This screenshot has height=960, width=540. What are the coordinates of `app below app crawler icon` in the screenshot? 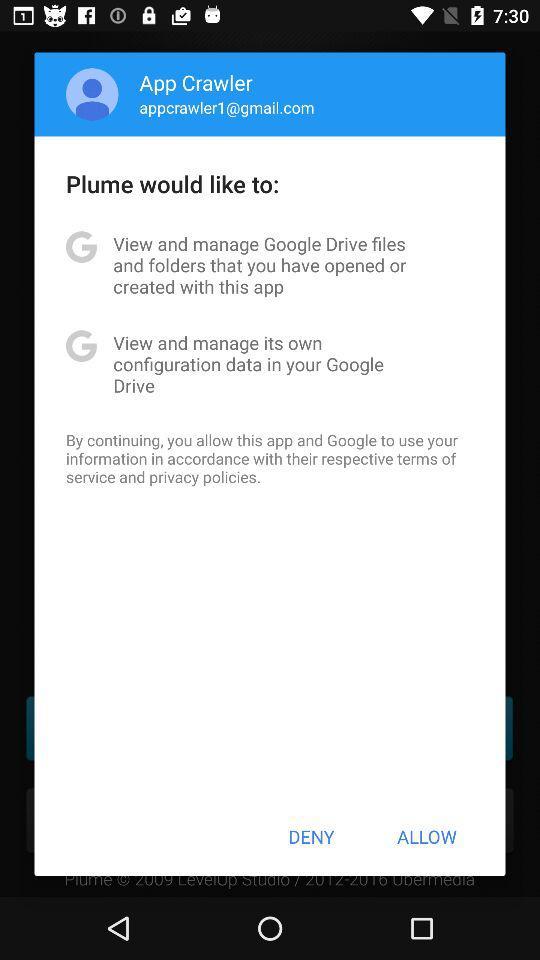 It's located at (226, 107).